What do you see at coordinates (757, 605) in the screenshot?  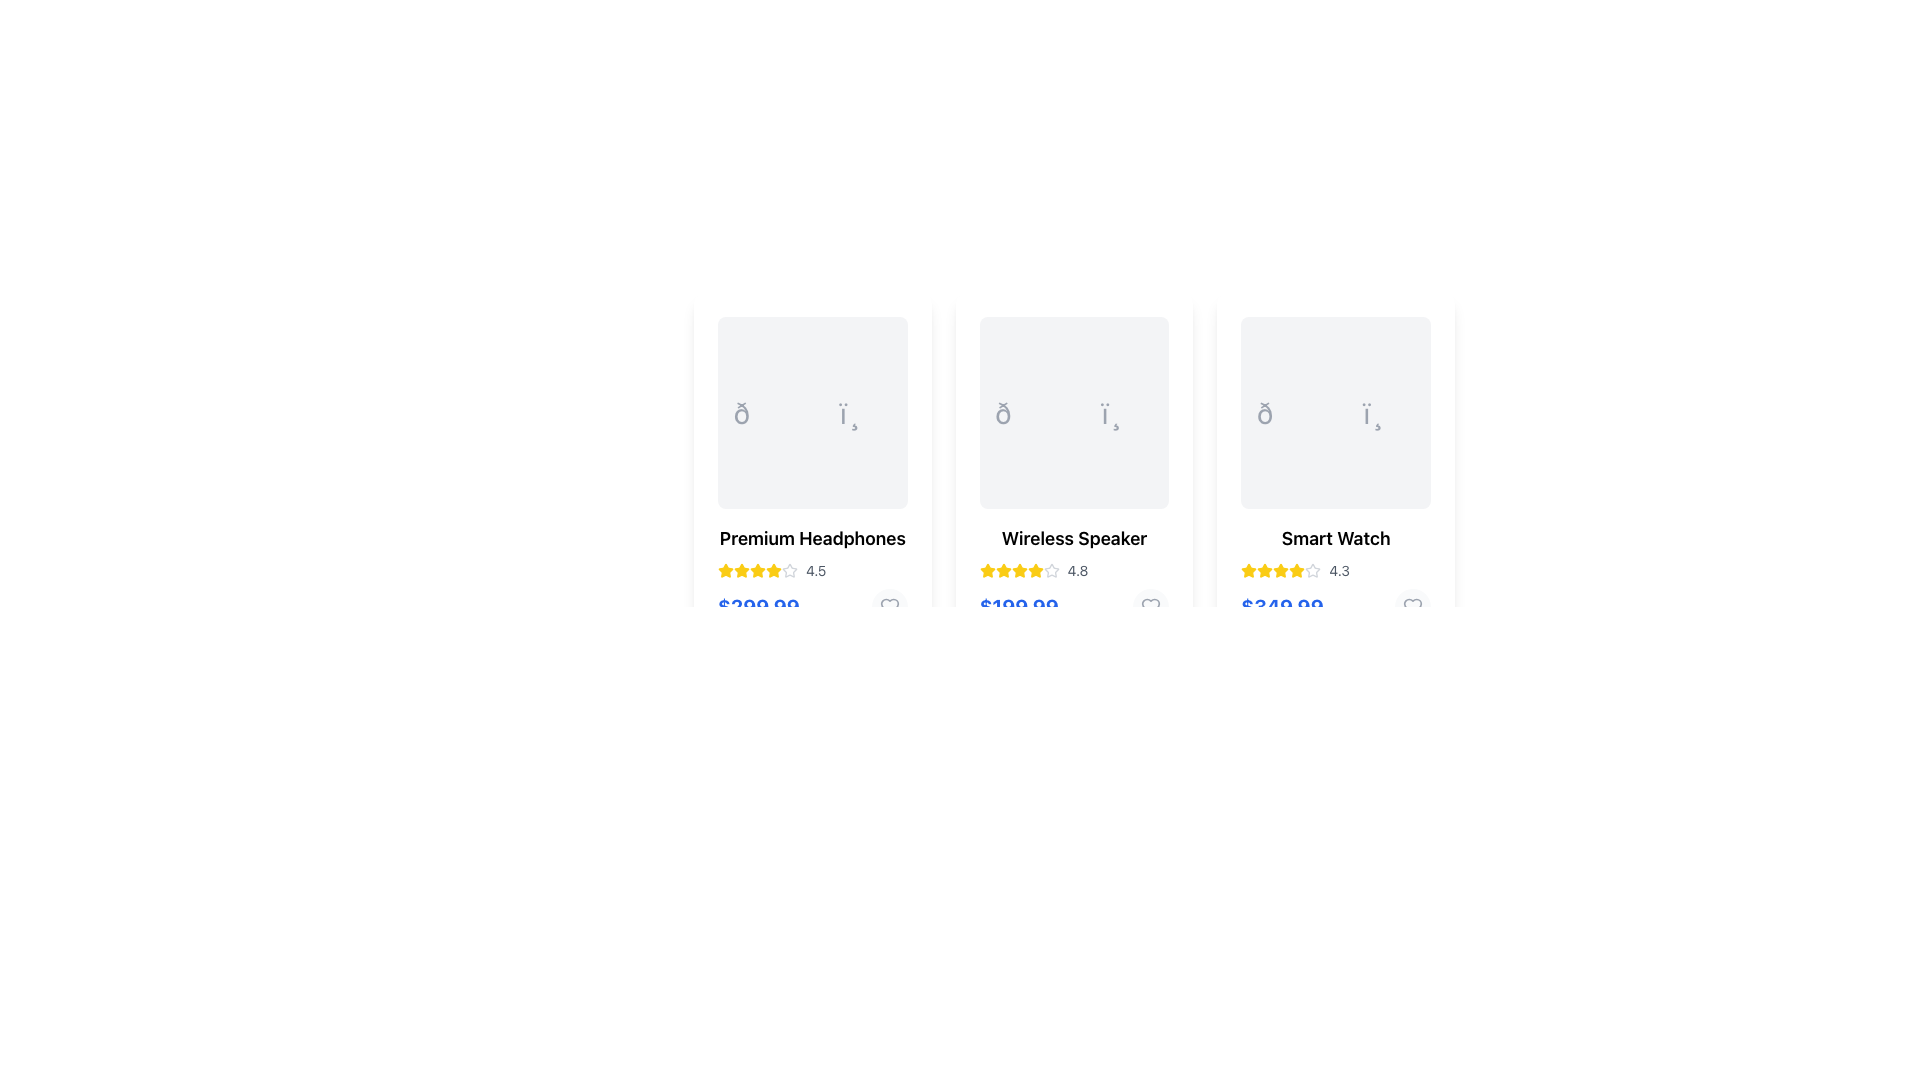 I see `the price display text label for the 'Premium Headphones' product, which is located just below the rating stars and review count in the product card` at bounding box center [757, 605].